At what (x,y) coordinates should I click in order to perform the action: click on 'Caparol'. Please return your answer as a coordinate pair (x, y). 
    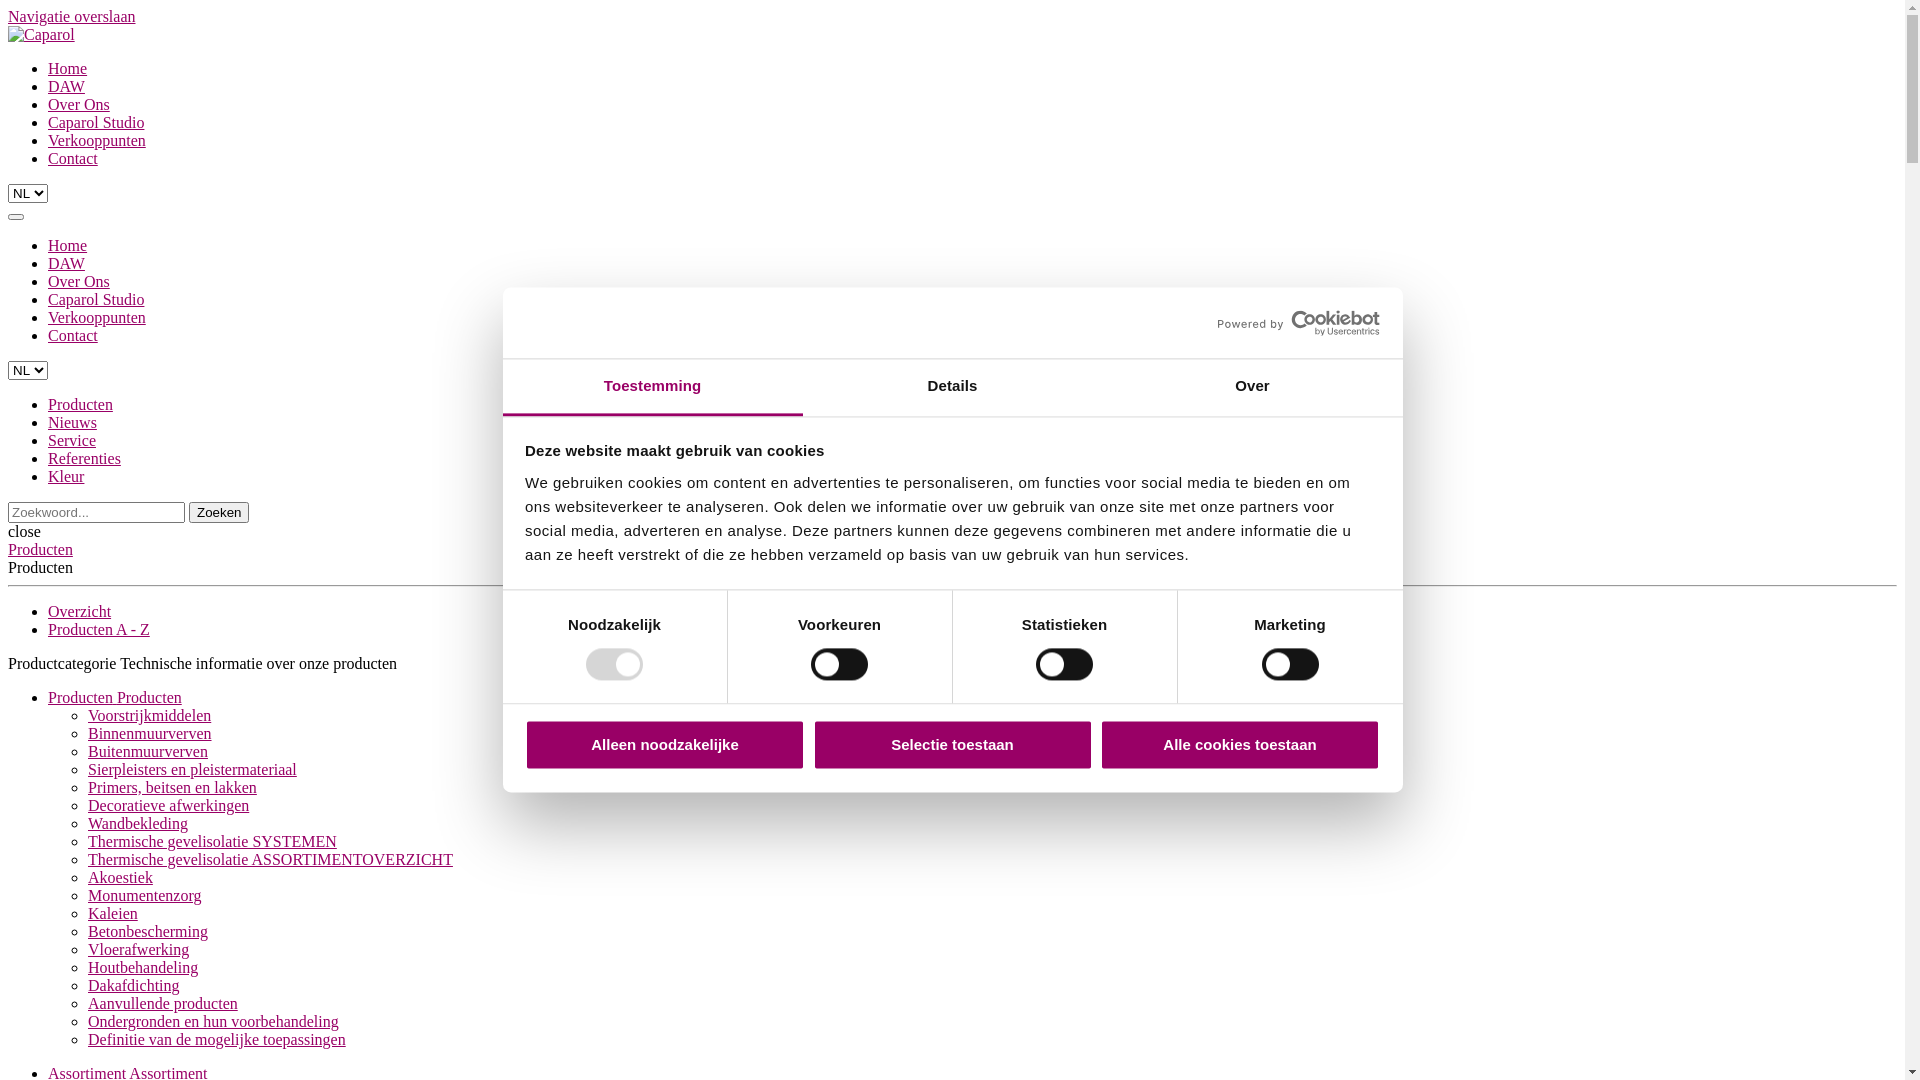
    Looking at the image, I should click on (41, 34).